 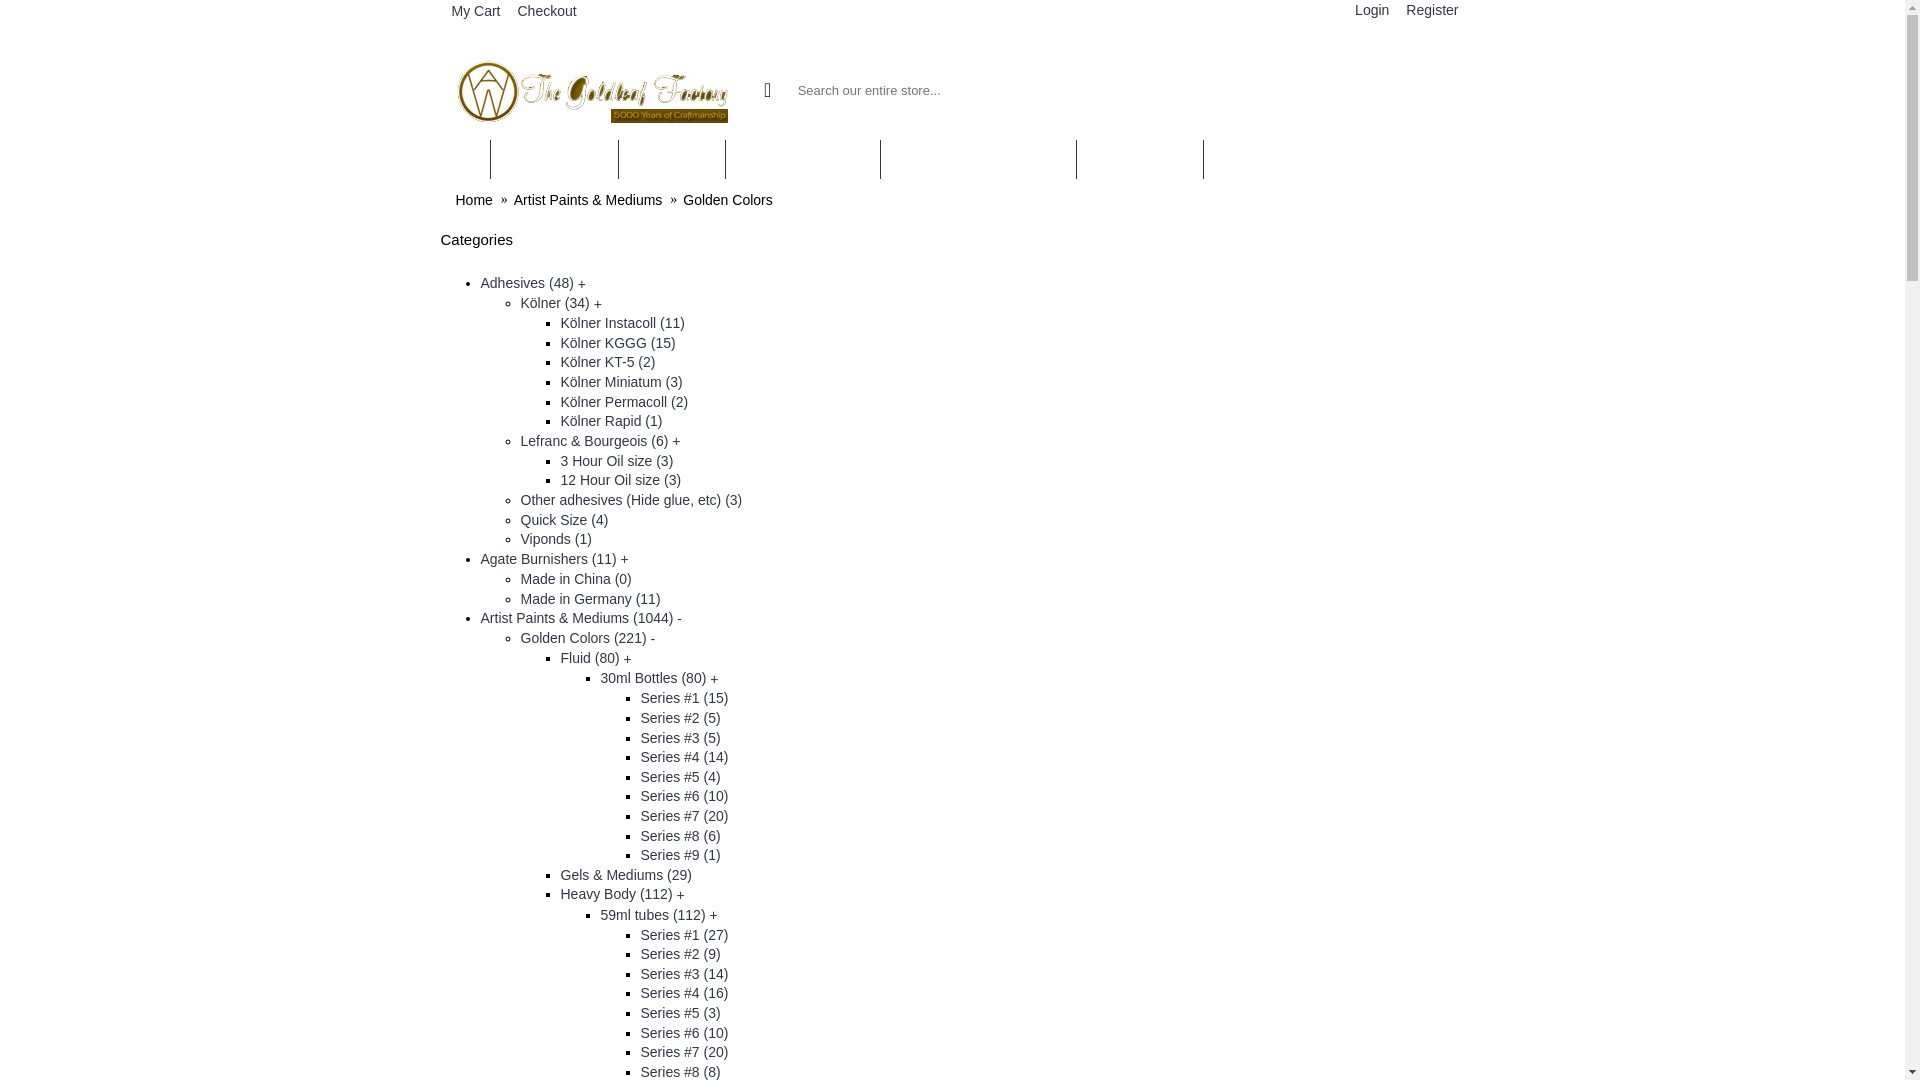 What do you see at coordinates (532, 282) in the screenshot?
I see `'Adhesives (48) +'` at bounding box center [532, 282].